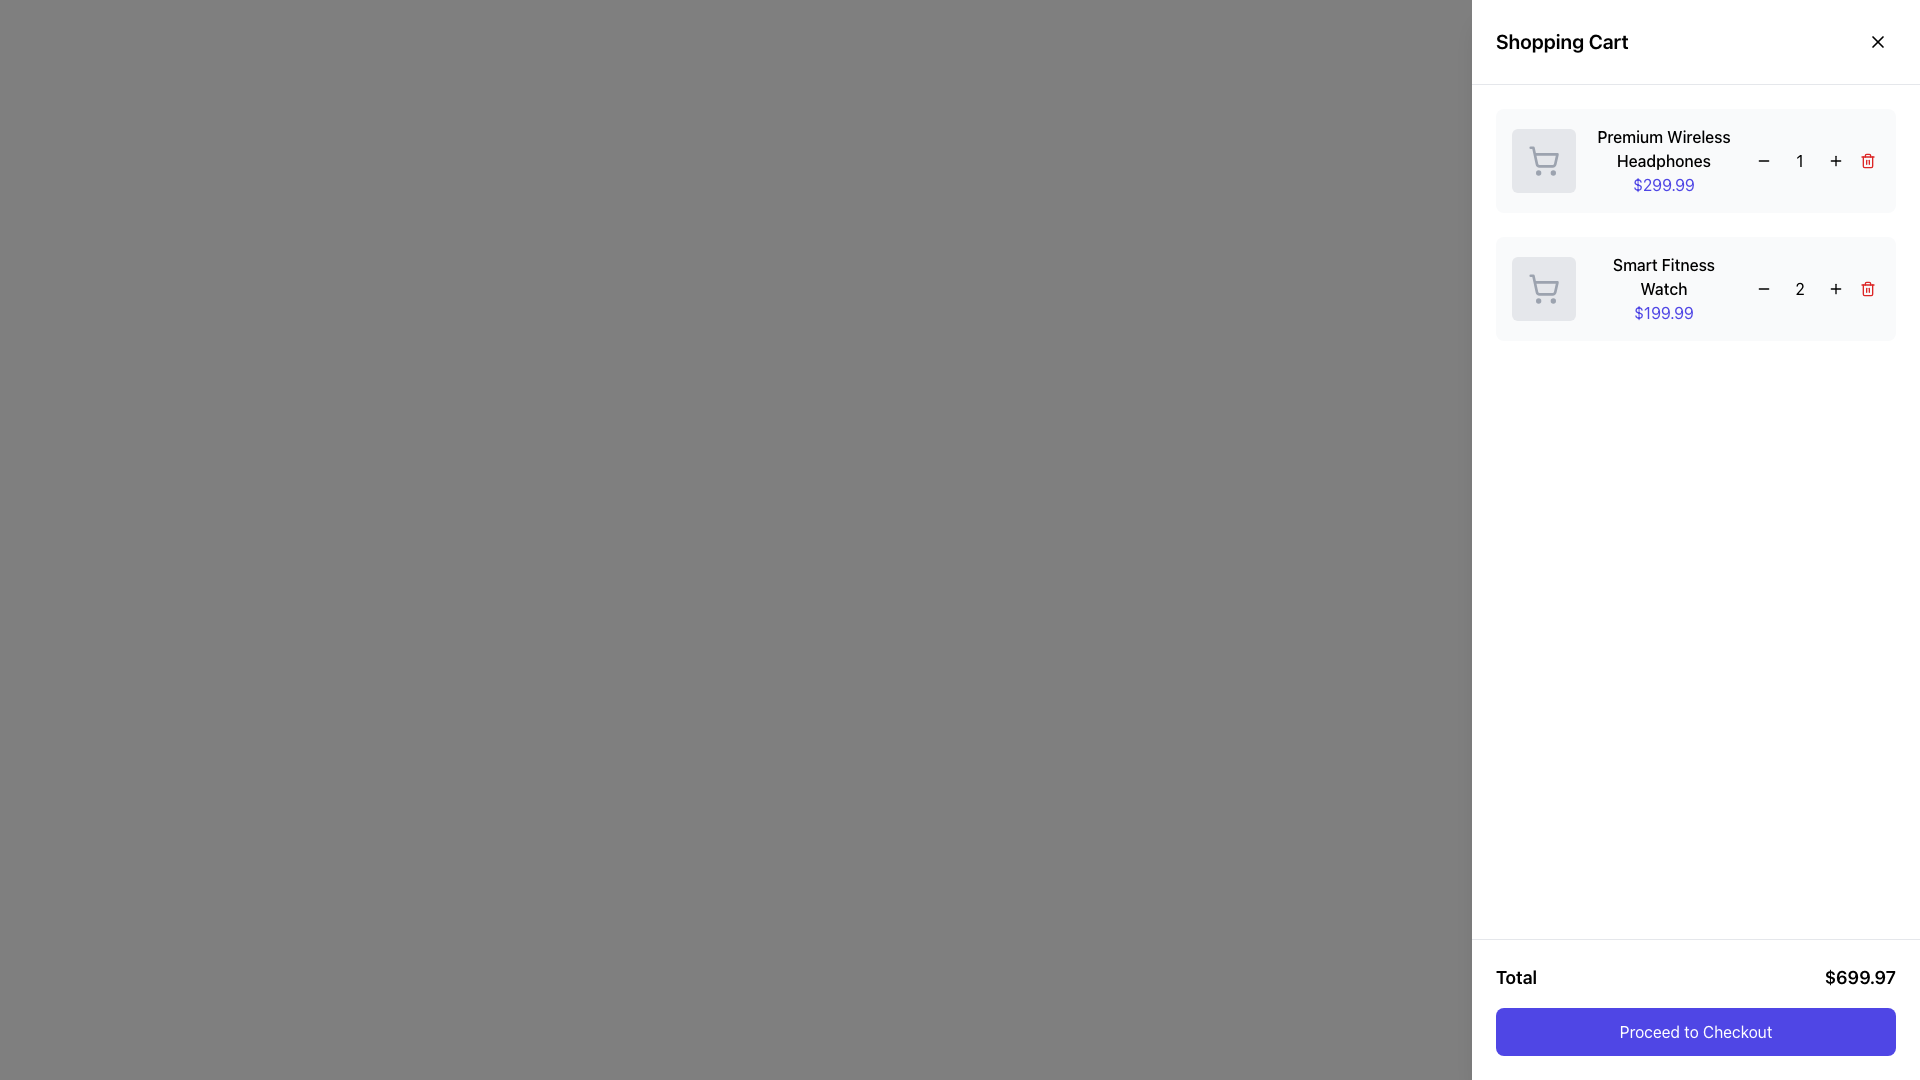  Describe the element at coordinates (1836, 160) in the screenshot. I see `the button to increase the quantity of 'Premium Wireless Headphones' in the shopping cart, located to the immediate right of the quantity value` at that location.